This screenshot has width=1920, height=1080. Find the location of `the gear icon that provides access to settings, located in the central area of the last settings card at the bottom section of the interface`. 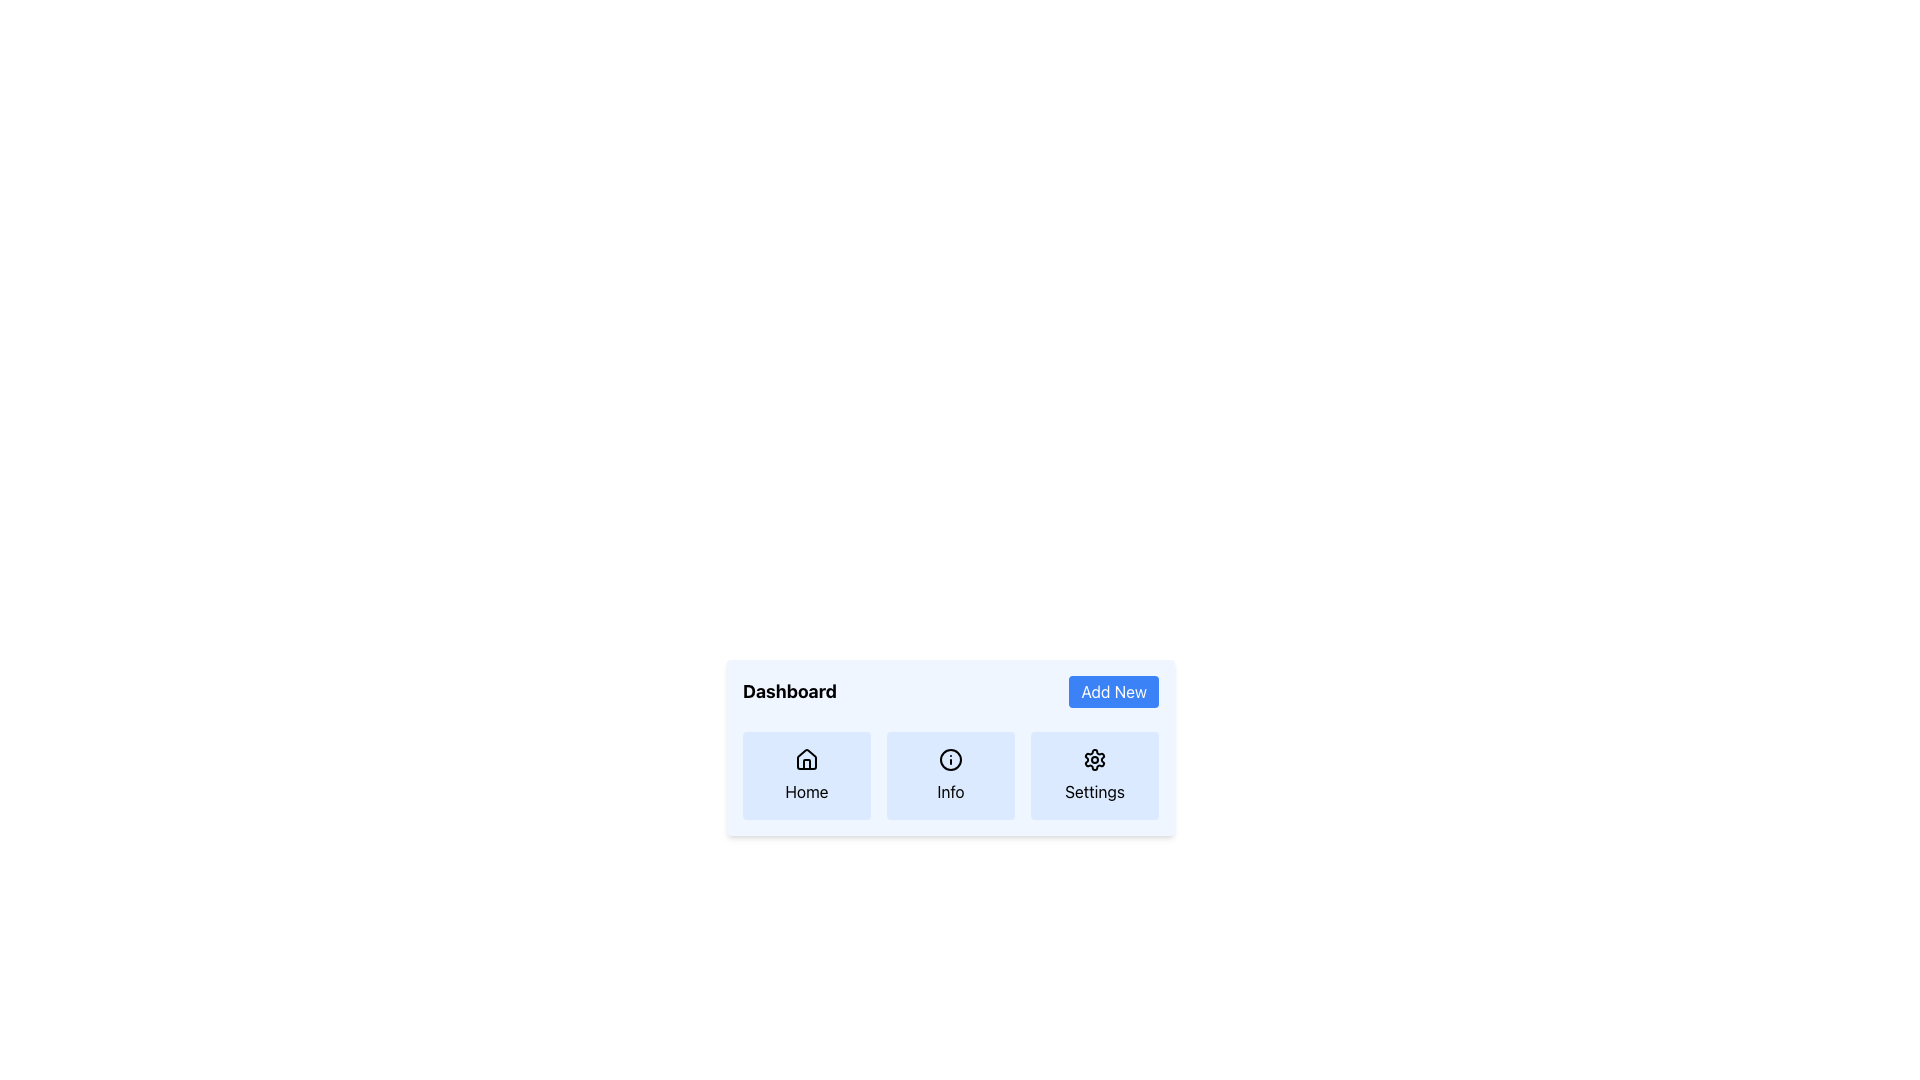

the gear icon that provides access to settings, located in the central area of the last settings card at the bottom section of the interface is located at coordinates (1093, 759).